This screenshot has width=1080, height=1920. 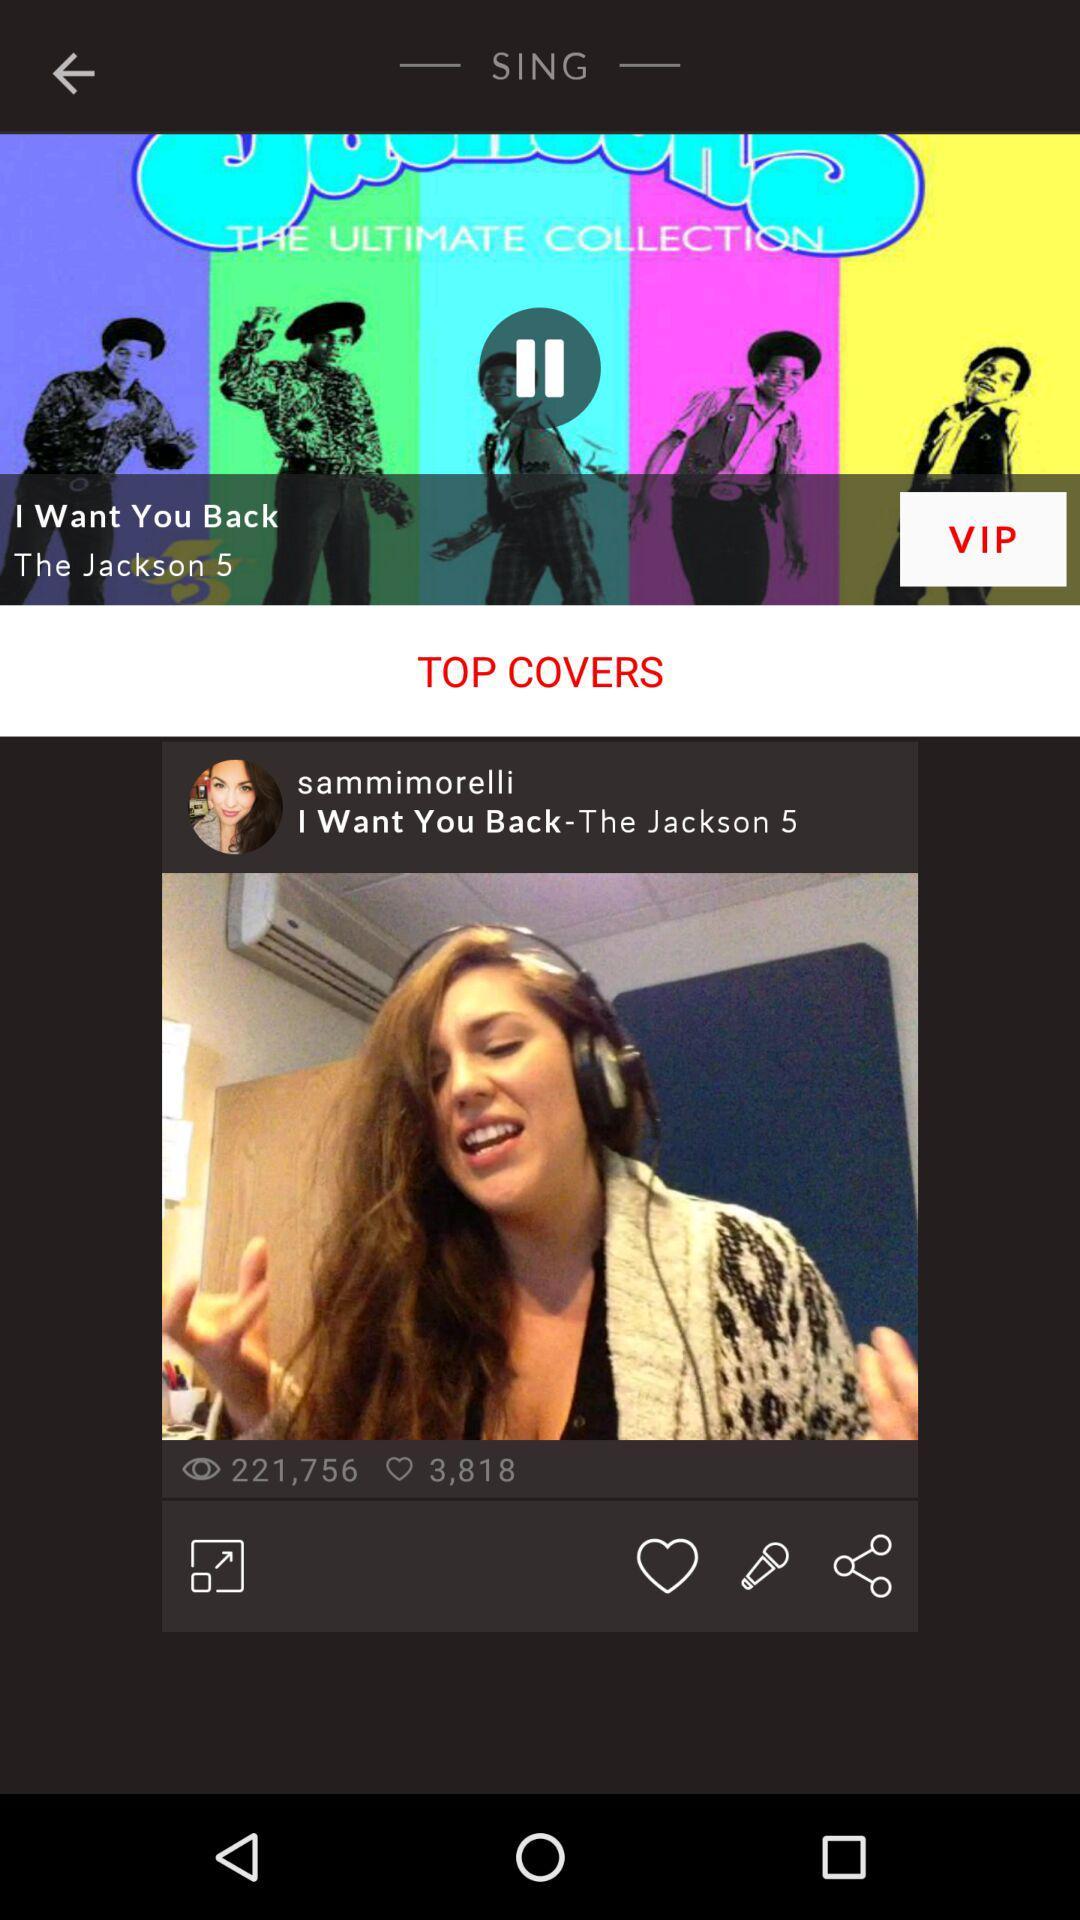 What do you see at coordinates (72, 69) in the screenshot?
I see `icon next to the sing` at bounding box center [72, 69].